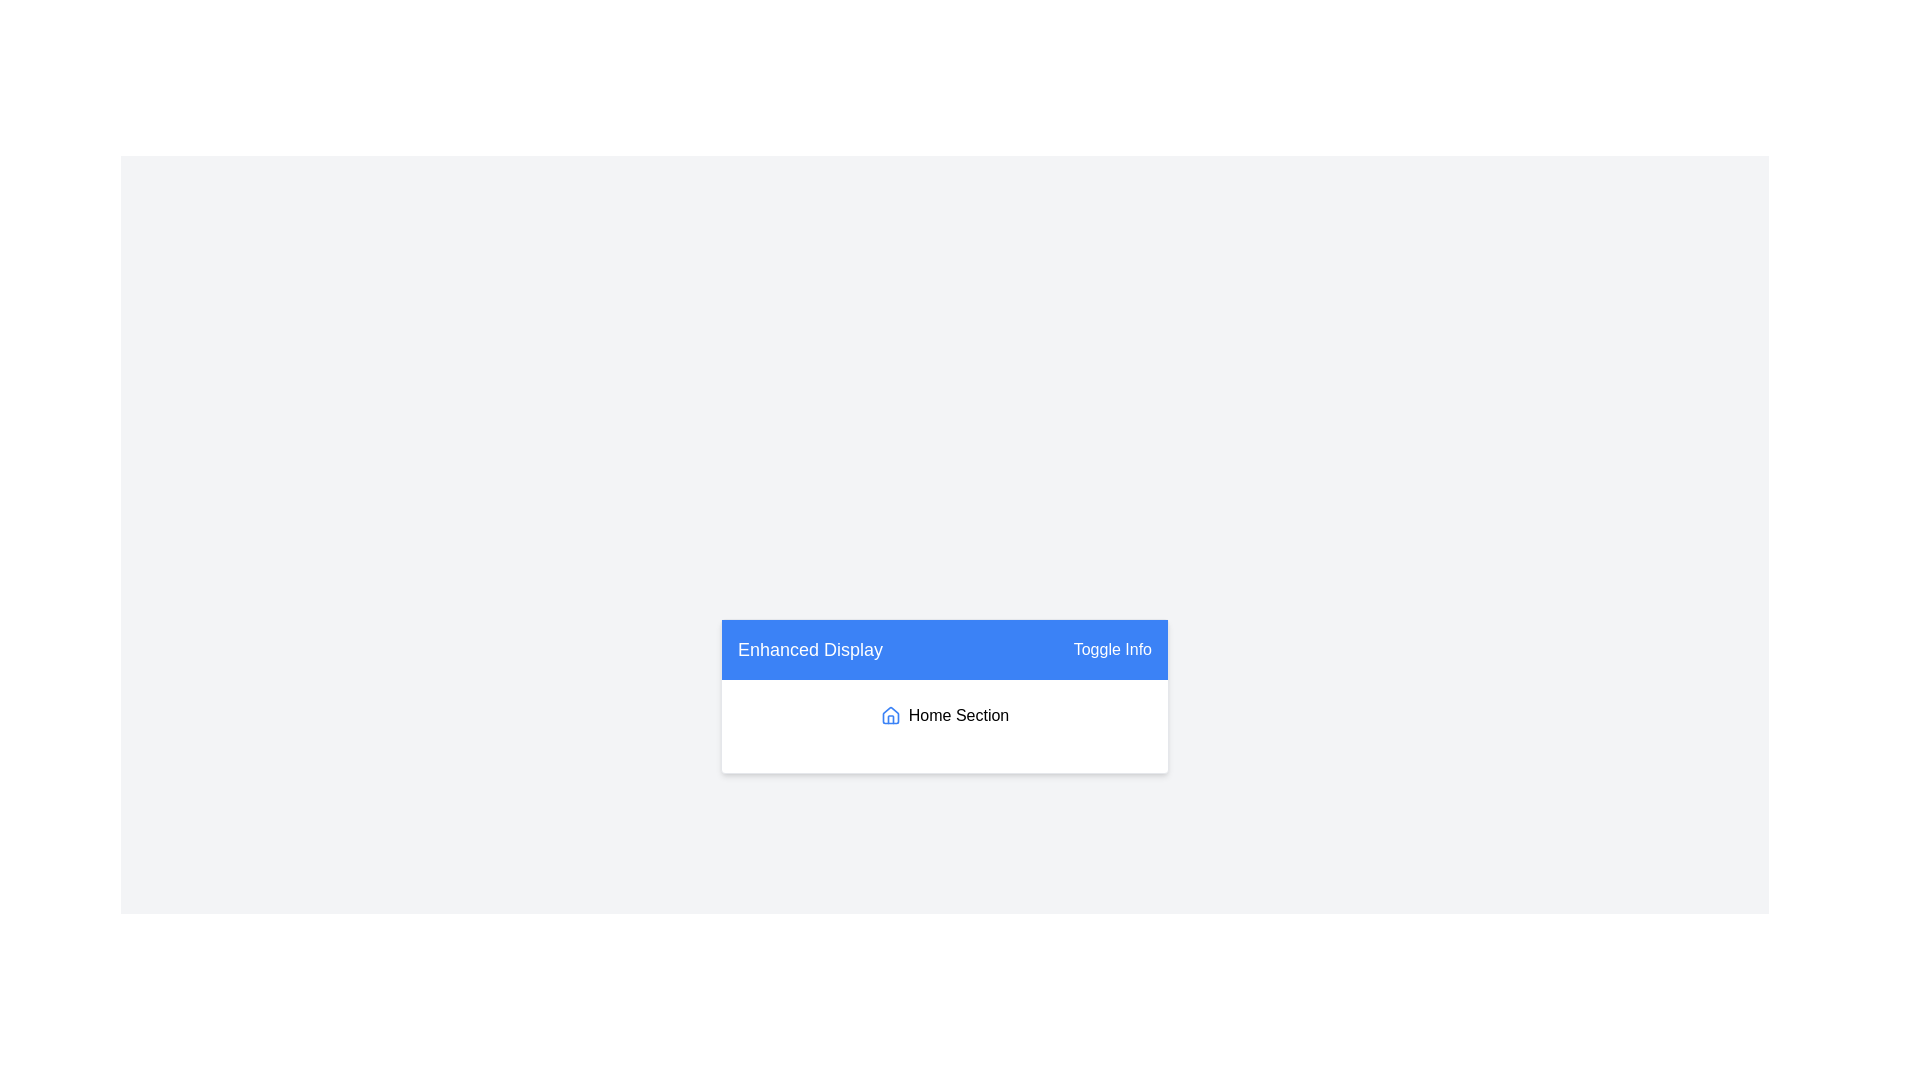 The image size is (1920, 1080). I want to click on the 'Home' icon, which visually represents the 'Home Section' label, positioned slightly above and to the left of the text element, so click(889, 714).